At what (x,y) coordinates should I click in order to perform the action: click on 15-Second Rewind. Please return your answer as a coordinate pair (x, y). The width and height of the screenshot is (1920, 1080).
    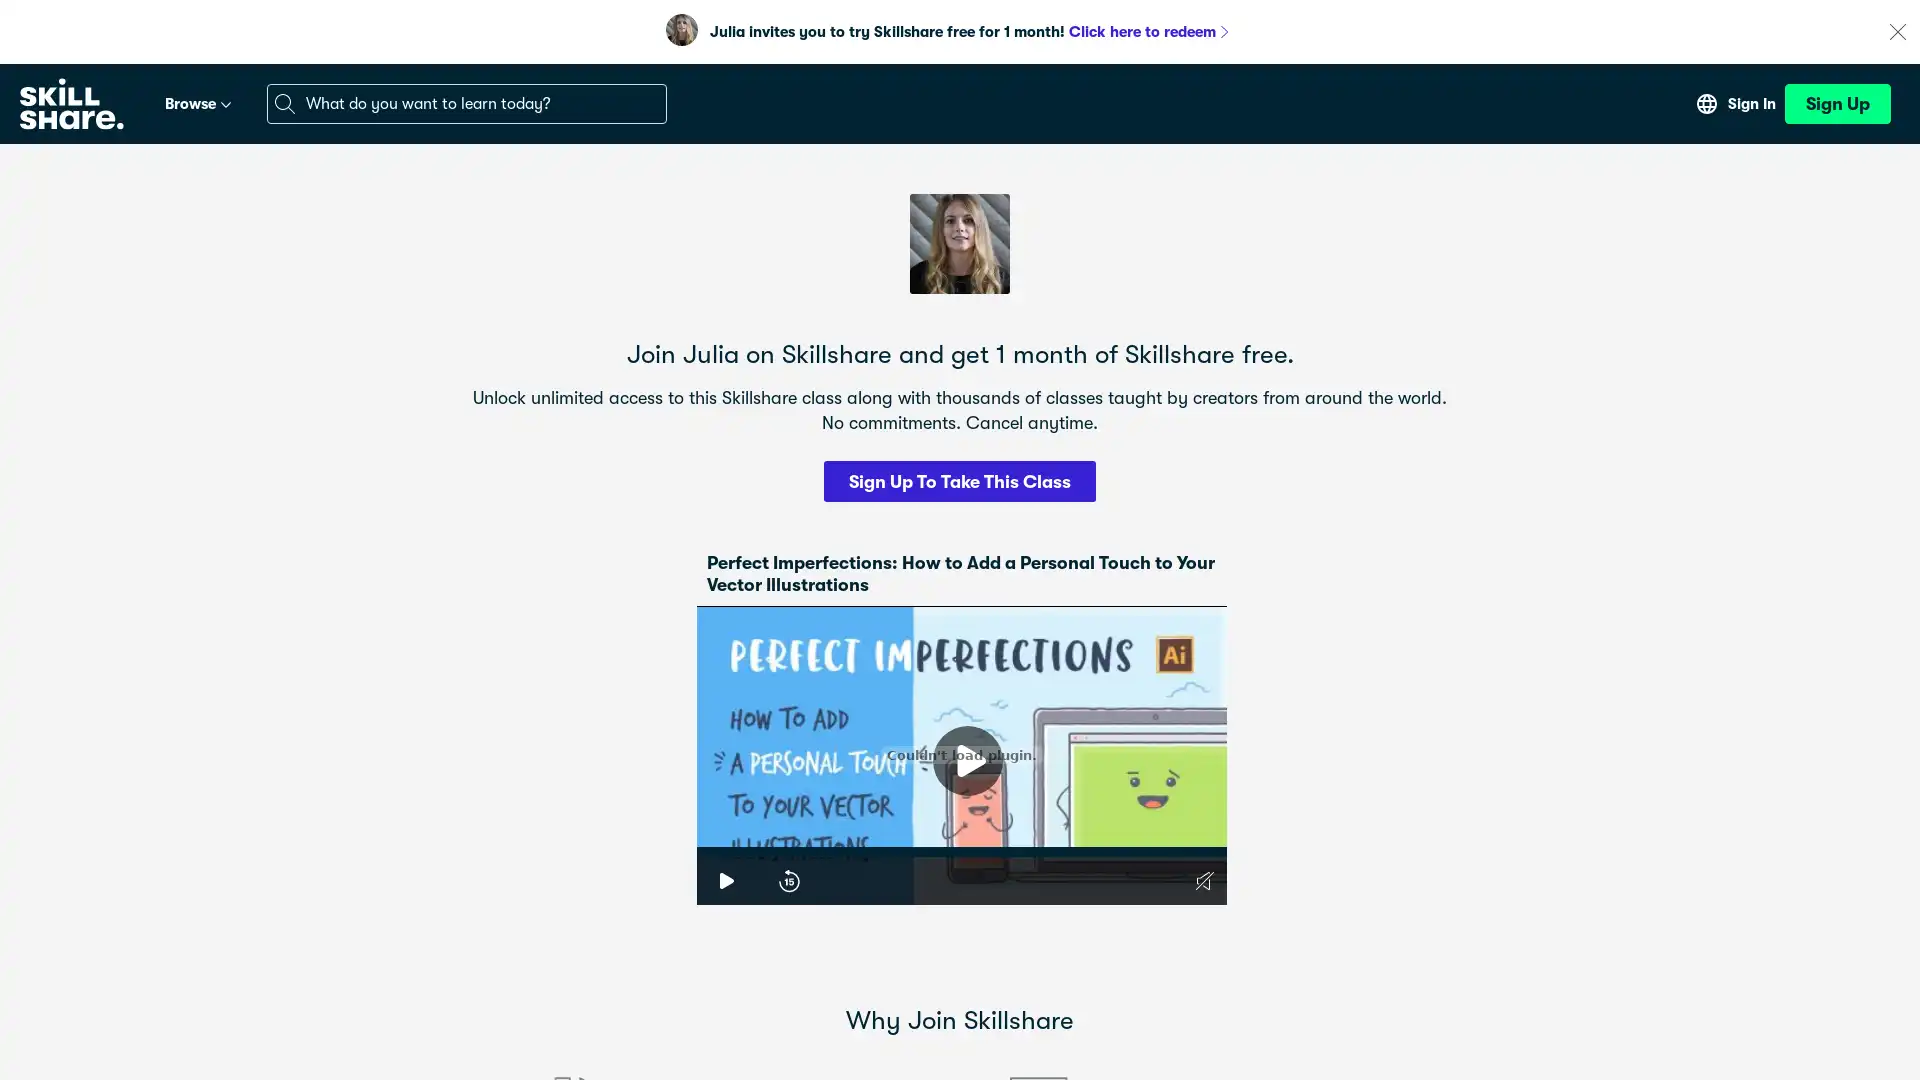
    Looking at the image, I should click on (788, 878).